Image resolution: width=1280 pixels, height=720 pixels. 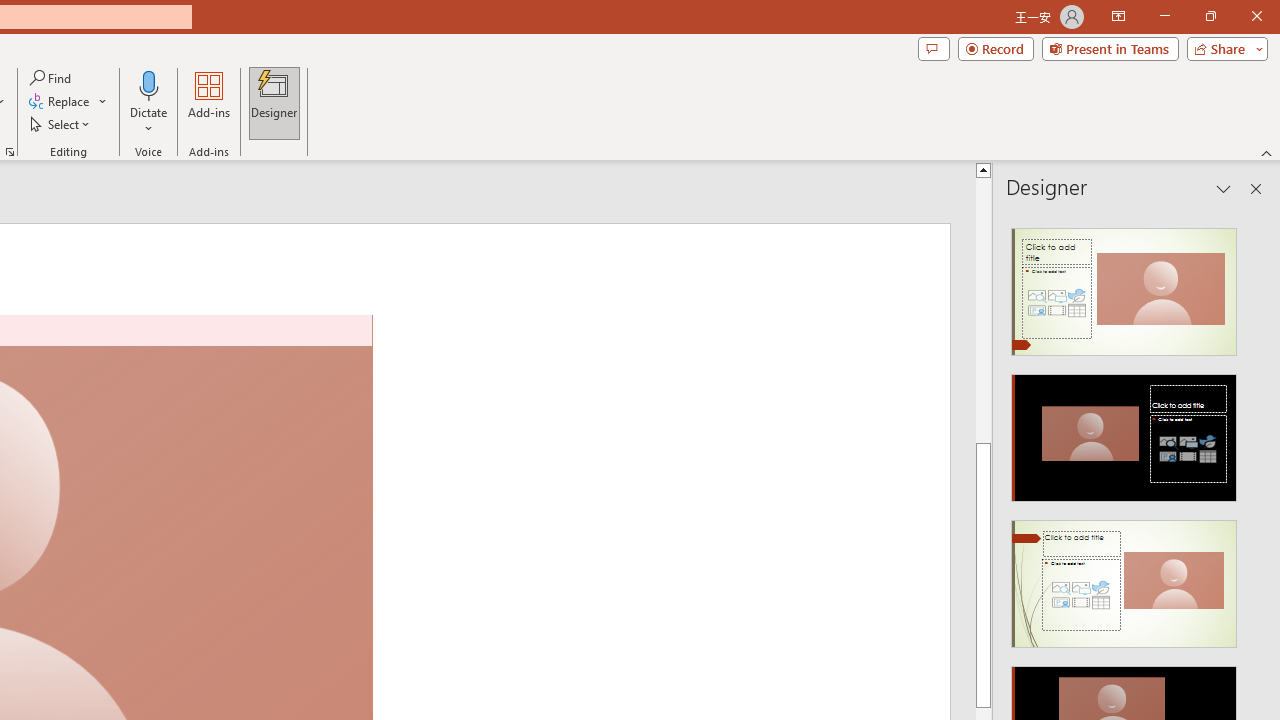 What do you see at coordinates (1222, 47) in the screenshot?
I see `'Share'` at bounding box center [1222, 47].